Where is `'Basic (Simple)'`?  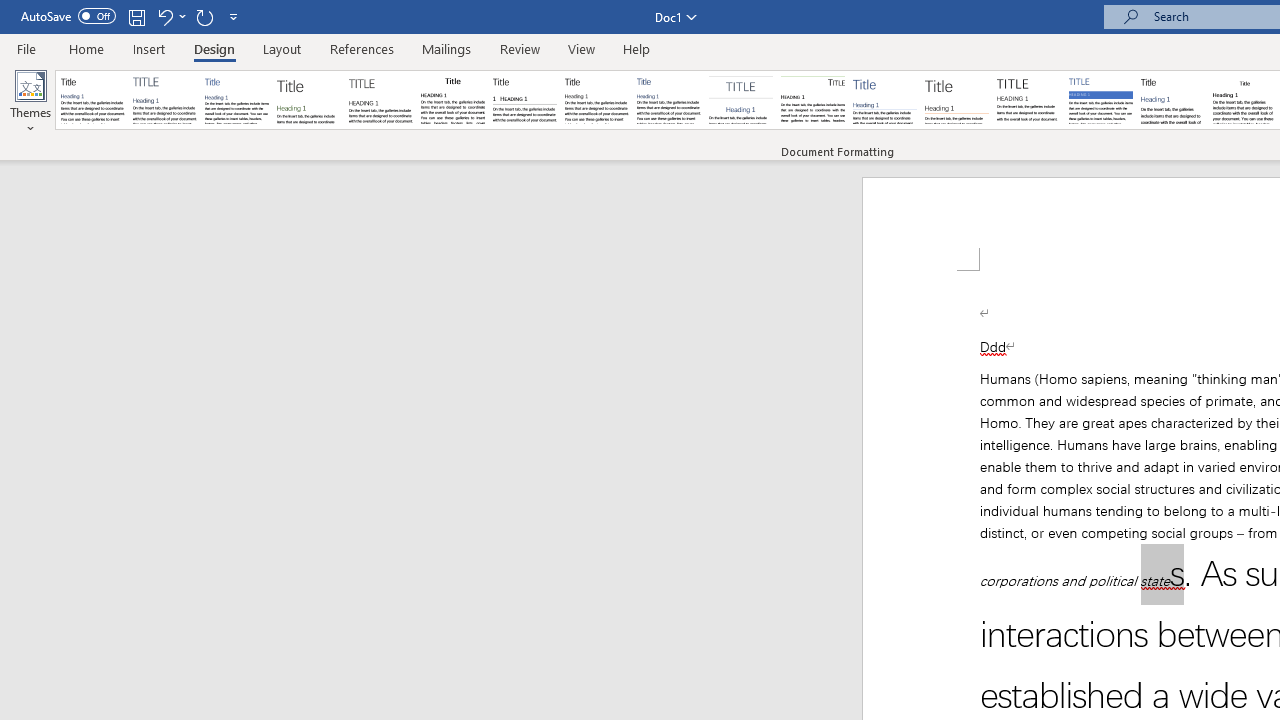
'Basic (Simple)' is located at coordinates (236, 100).